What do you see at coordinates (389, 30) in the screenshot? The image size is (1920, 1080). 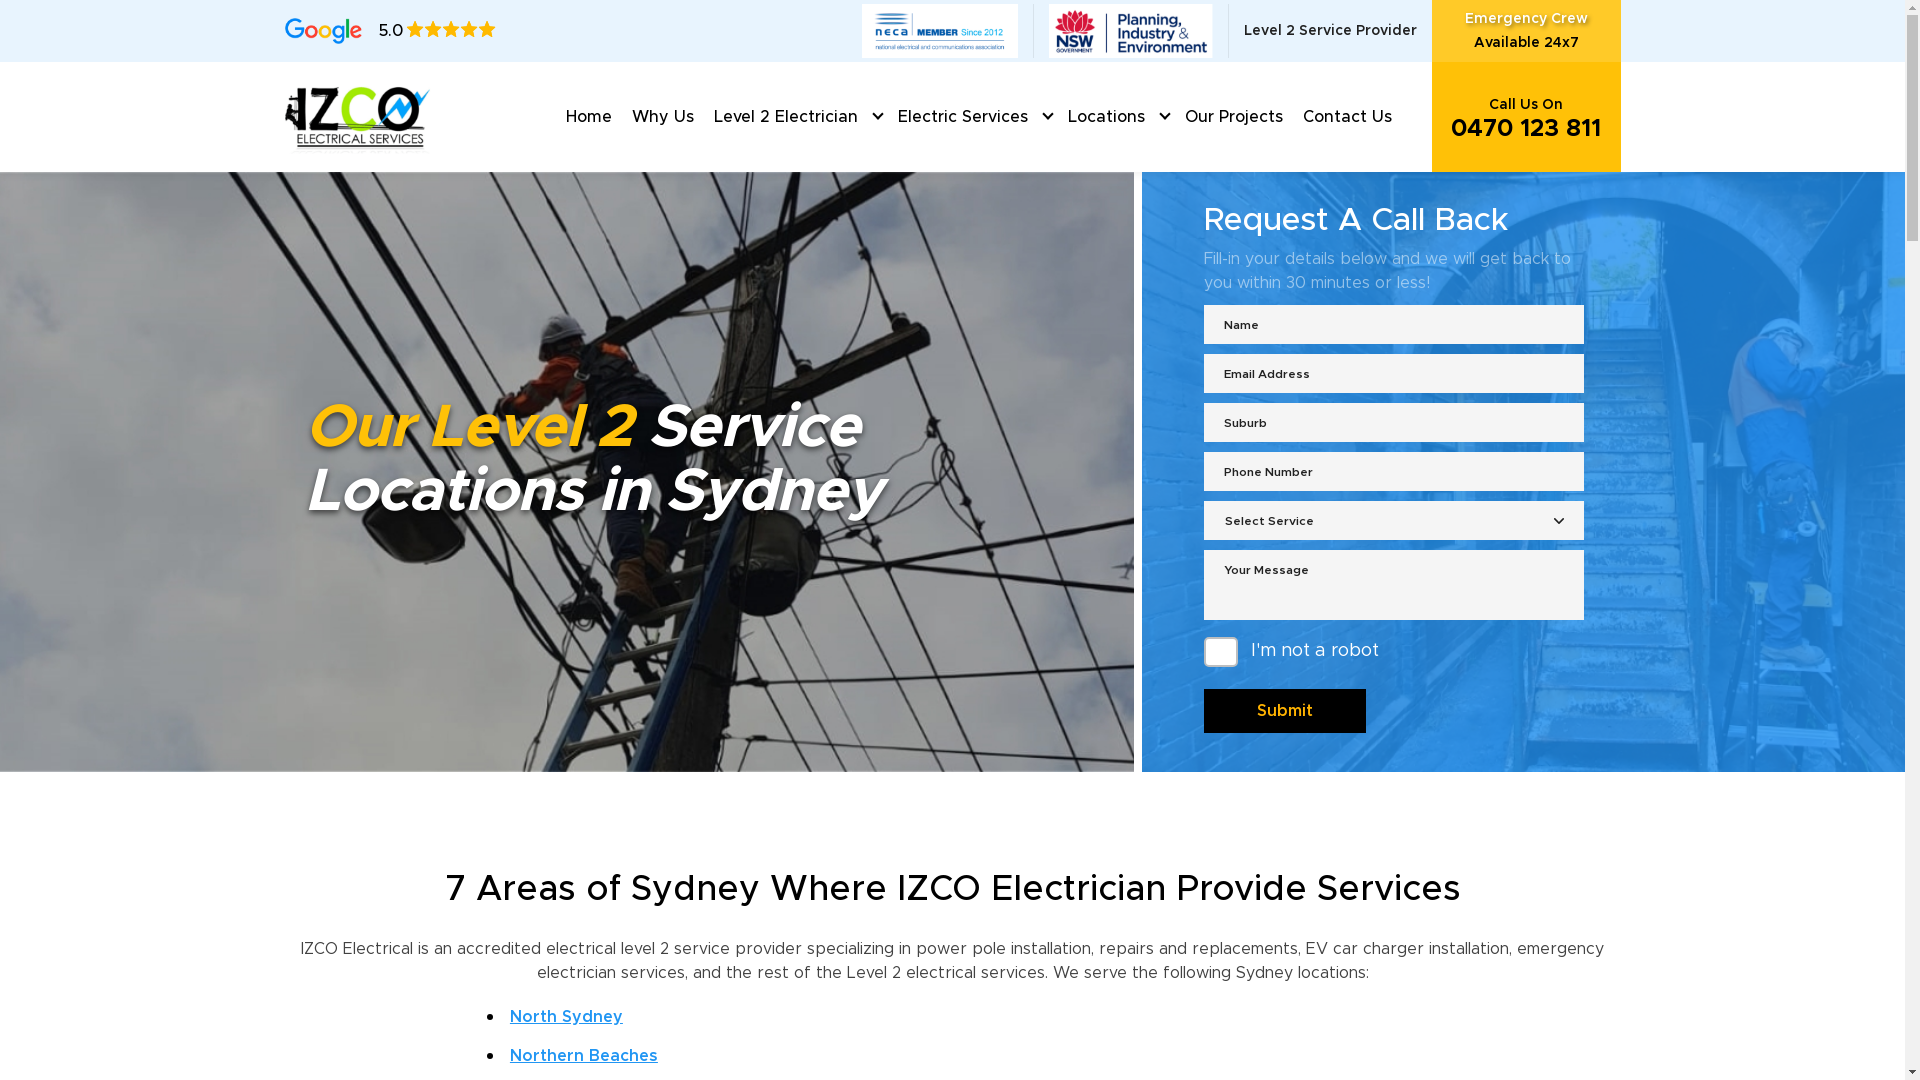 I see `'5.0'` at bounding box center [389, 30].